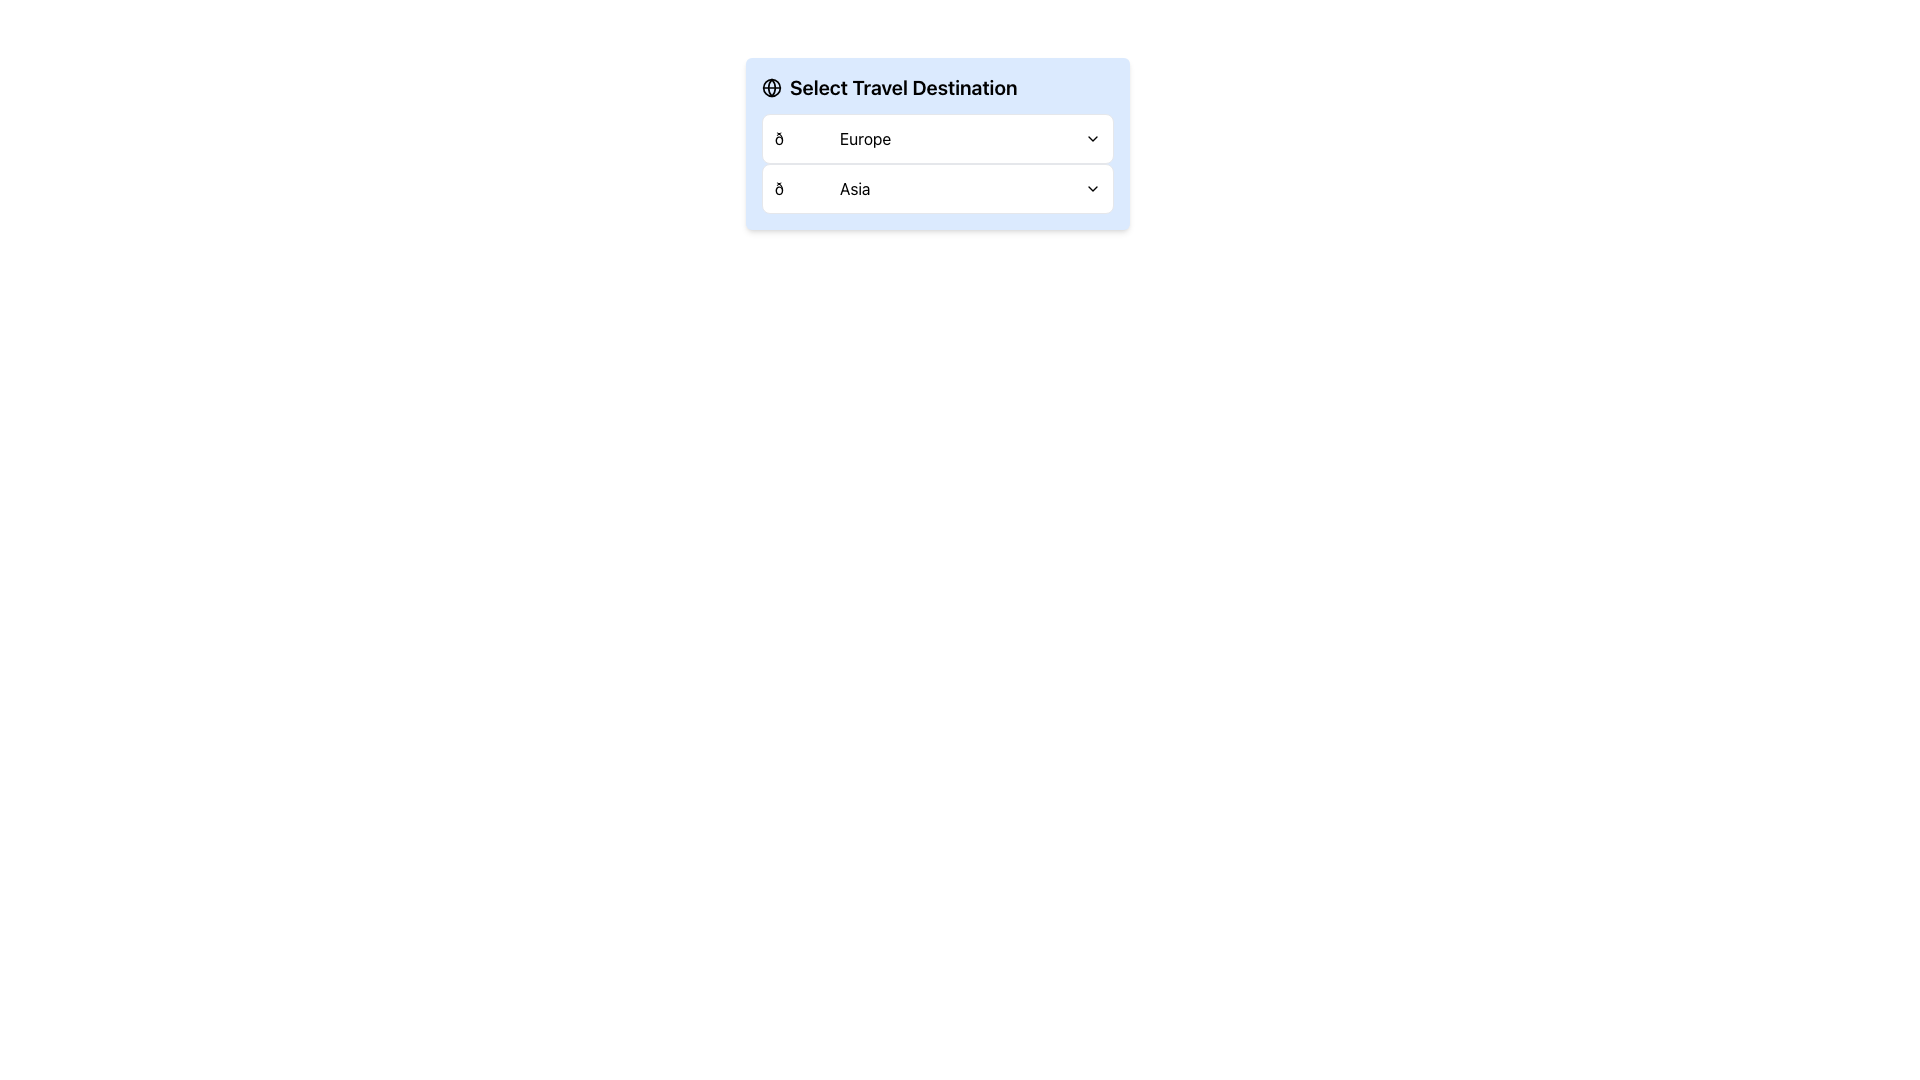 This screenshot has width=1920, height=1080. Describe the element at coordinates (771, 87) in the screenshot. I see `the geographic icon located at the far left of the 'Select Travel Destination' section for additional actions or information` at that location.